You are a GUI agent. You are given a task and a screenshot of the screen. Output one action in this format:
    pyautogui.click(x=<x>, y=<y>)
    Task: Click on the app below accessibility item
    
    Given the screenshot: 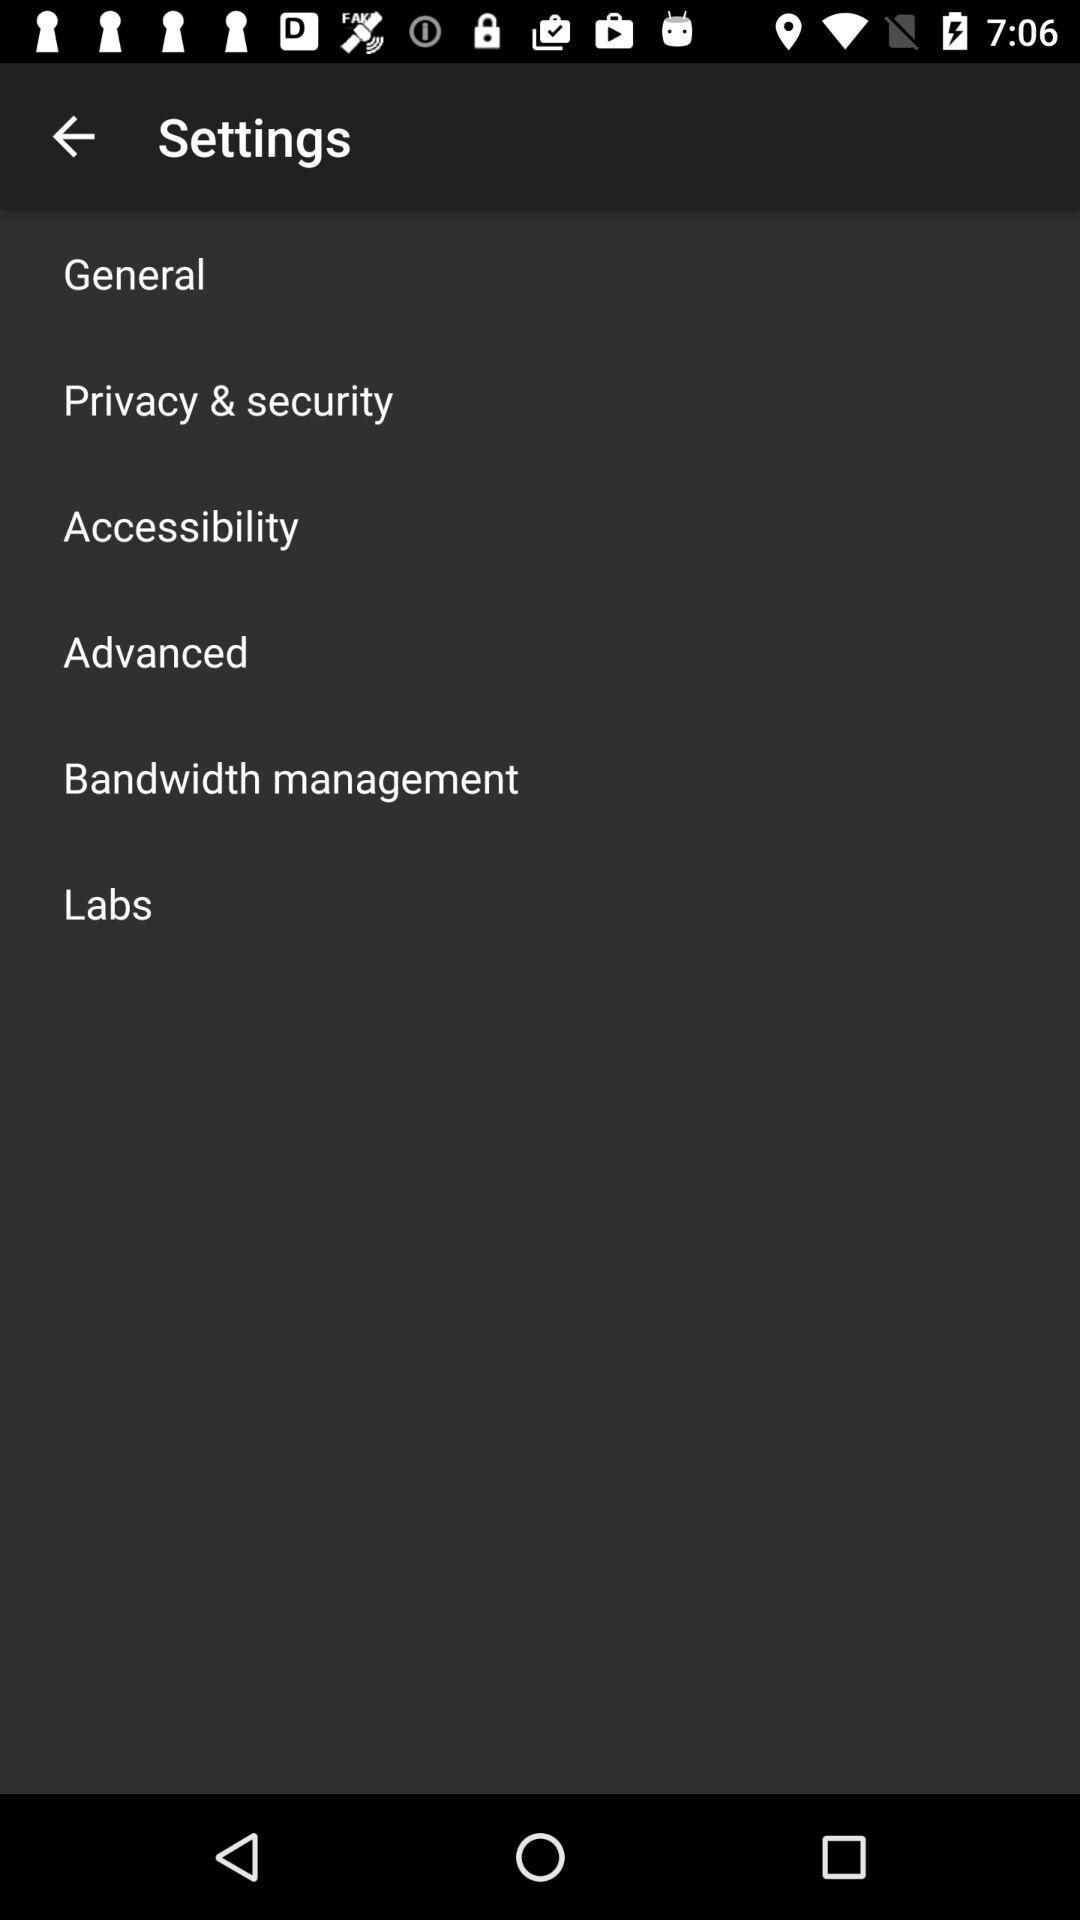 What is the action you would take?
    pyautogui.click(x=154, y=651)
    